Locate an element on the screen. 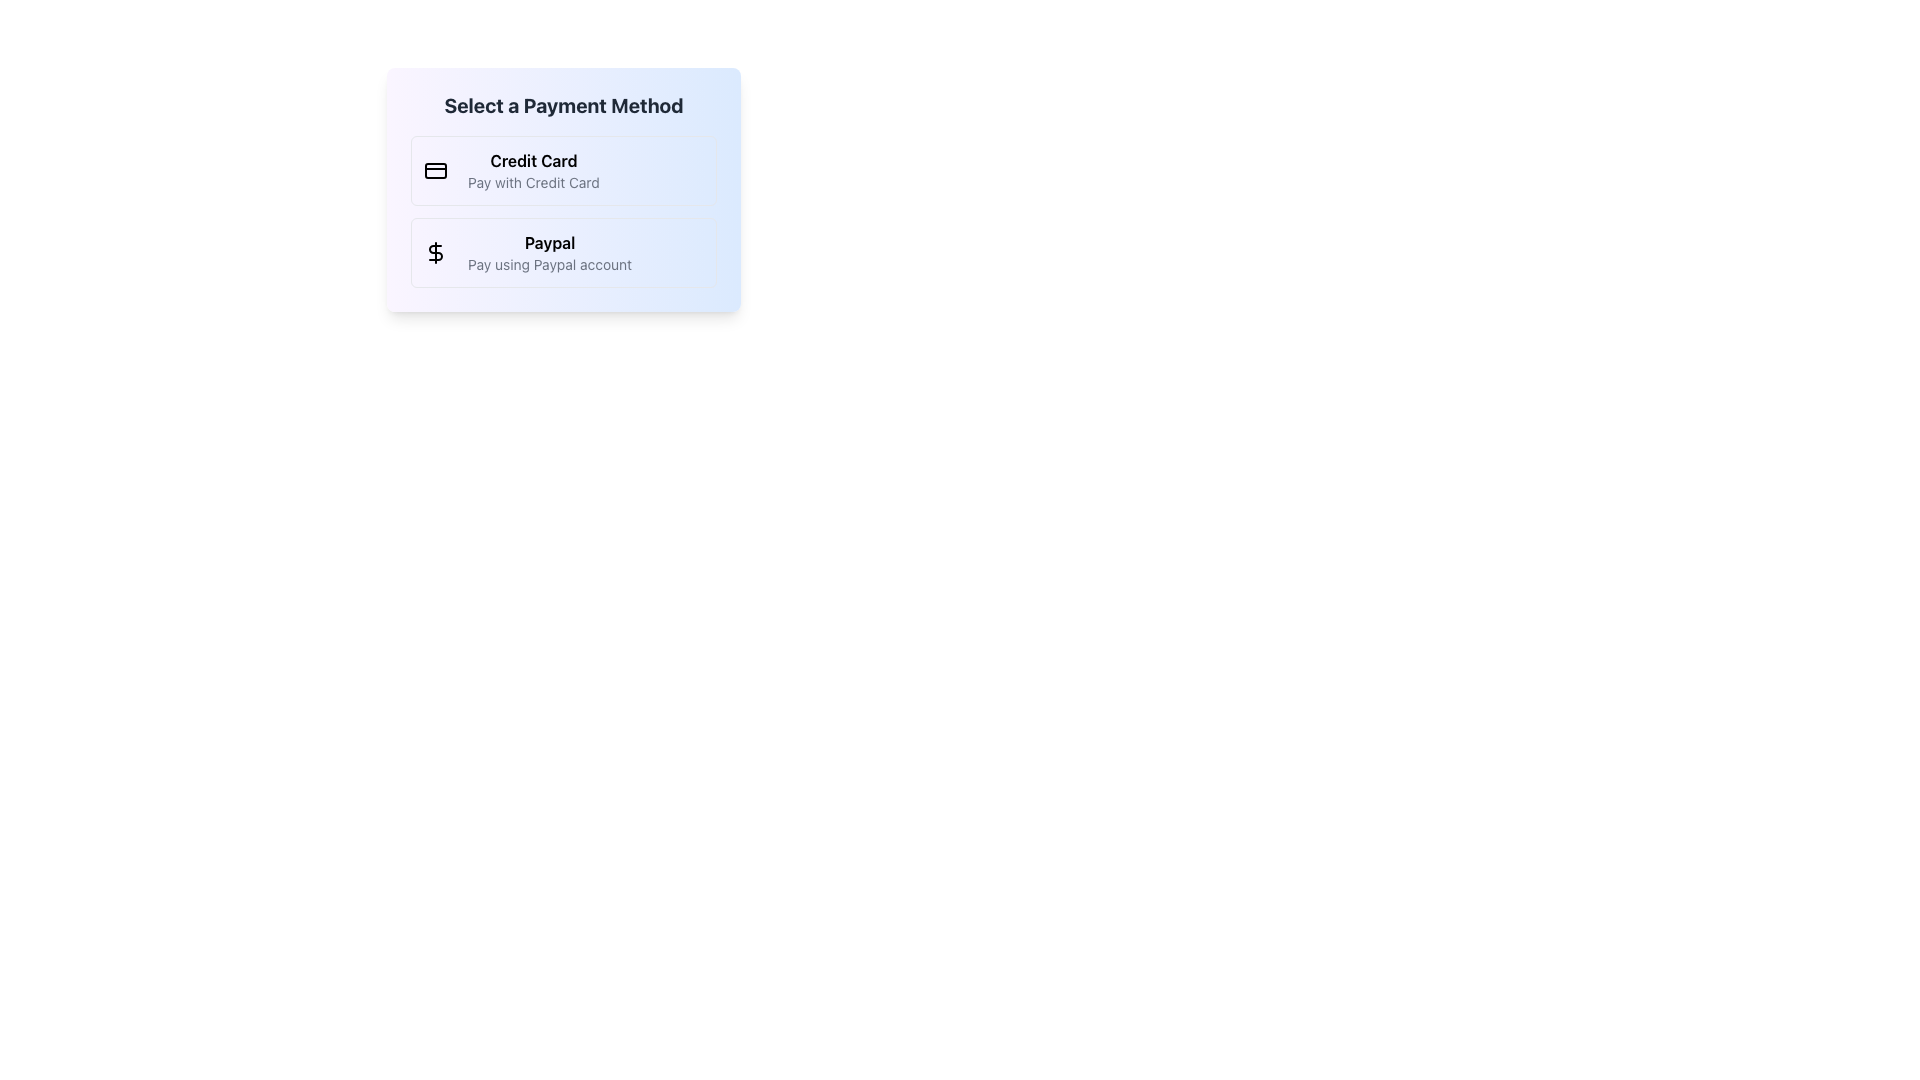  the decorative graphical element that visually represents a credit card, which is a rectangular shape with rounded corners located at the upper part of a credit card icon group is located at coordinates (435, 169).